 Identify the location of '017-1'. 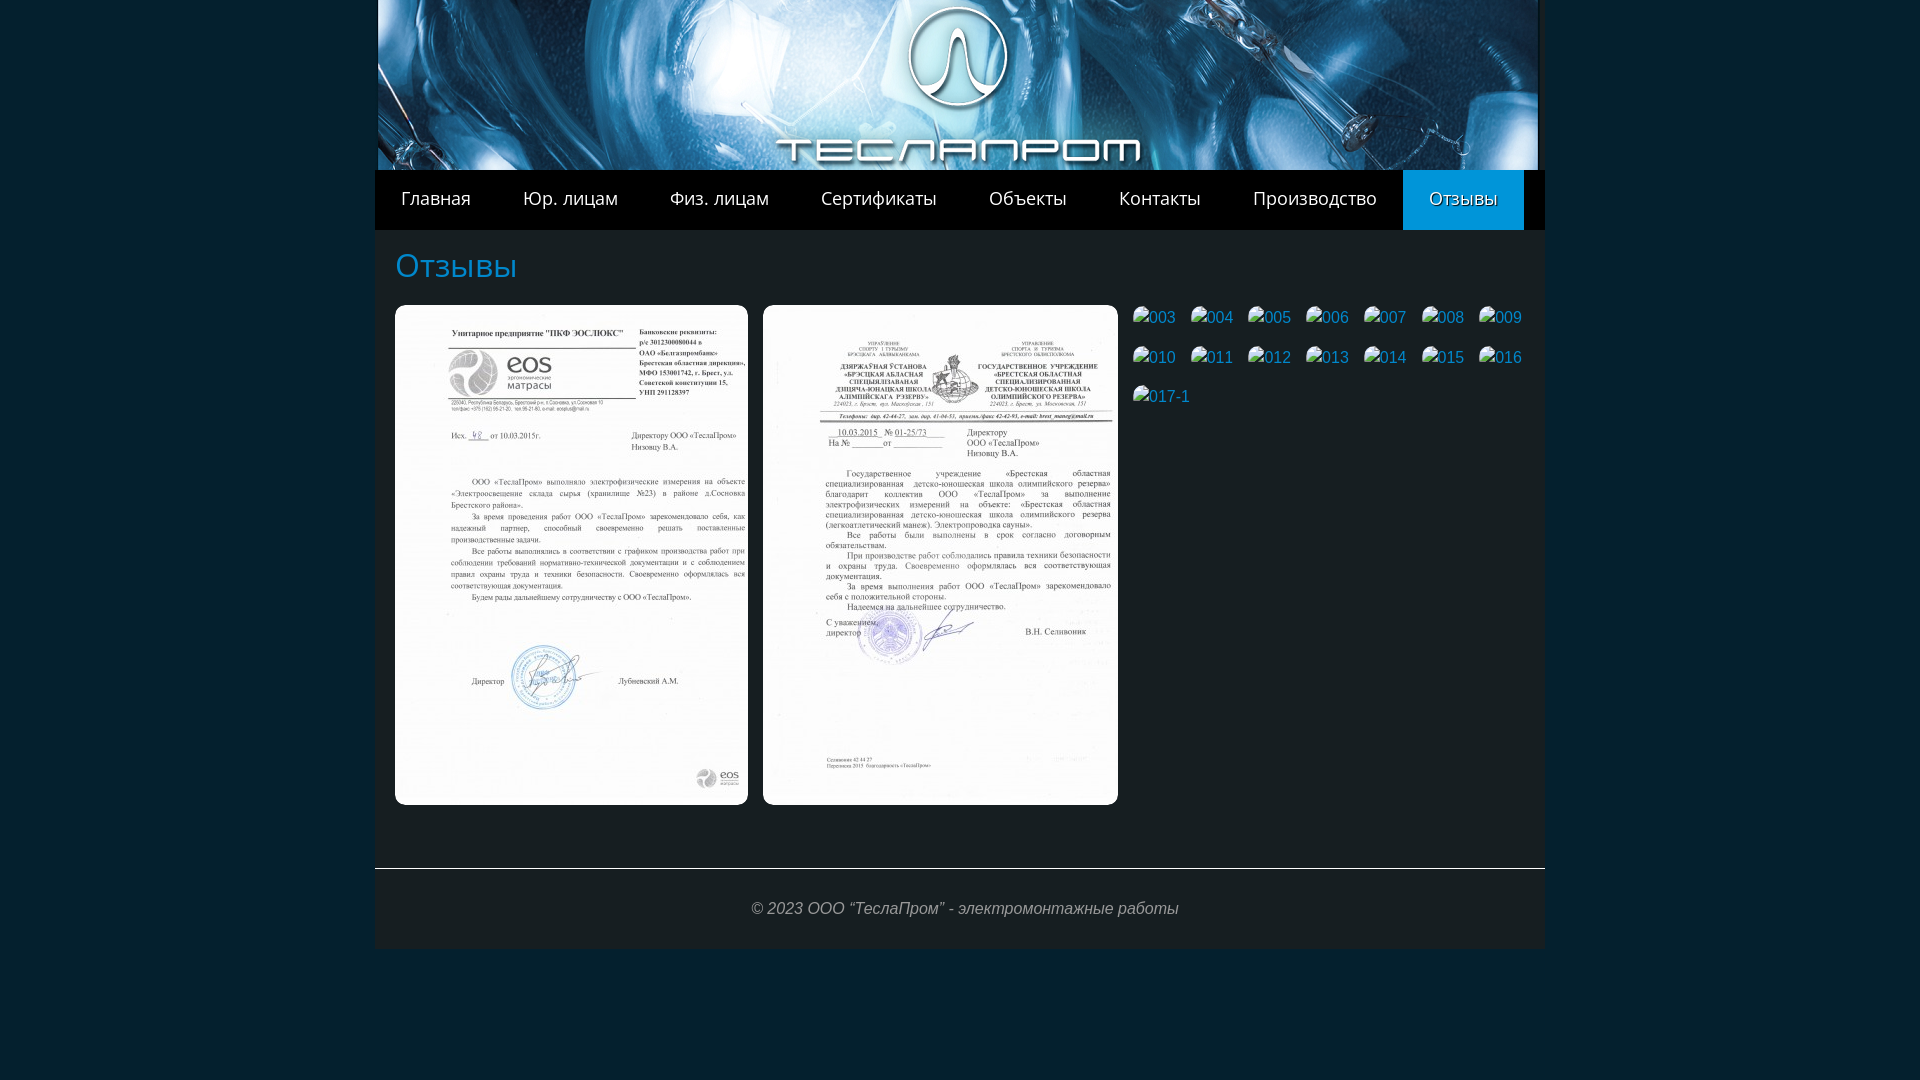
(1132, 397).